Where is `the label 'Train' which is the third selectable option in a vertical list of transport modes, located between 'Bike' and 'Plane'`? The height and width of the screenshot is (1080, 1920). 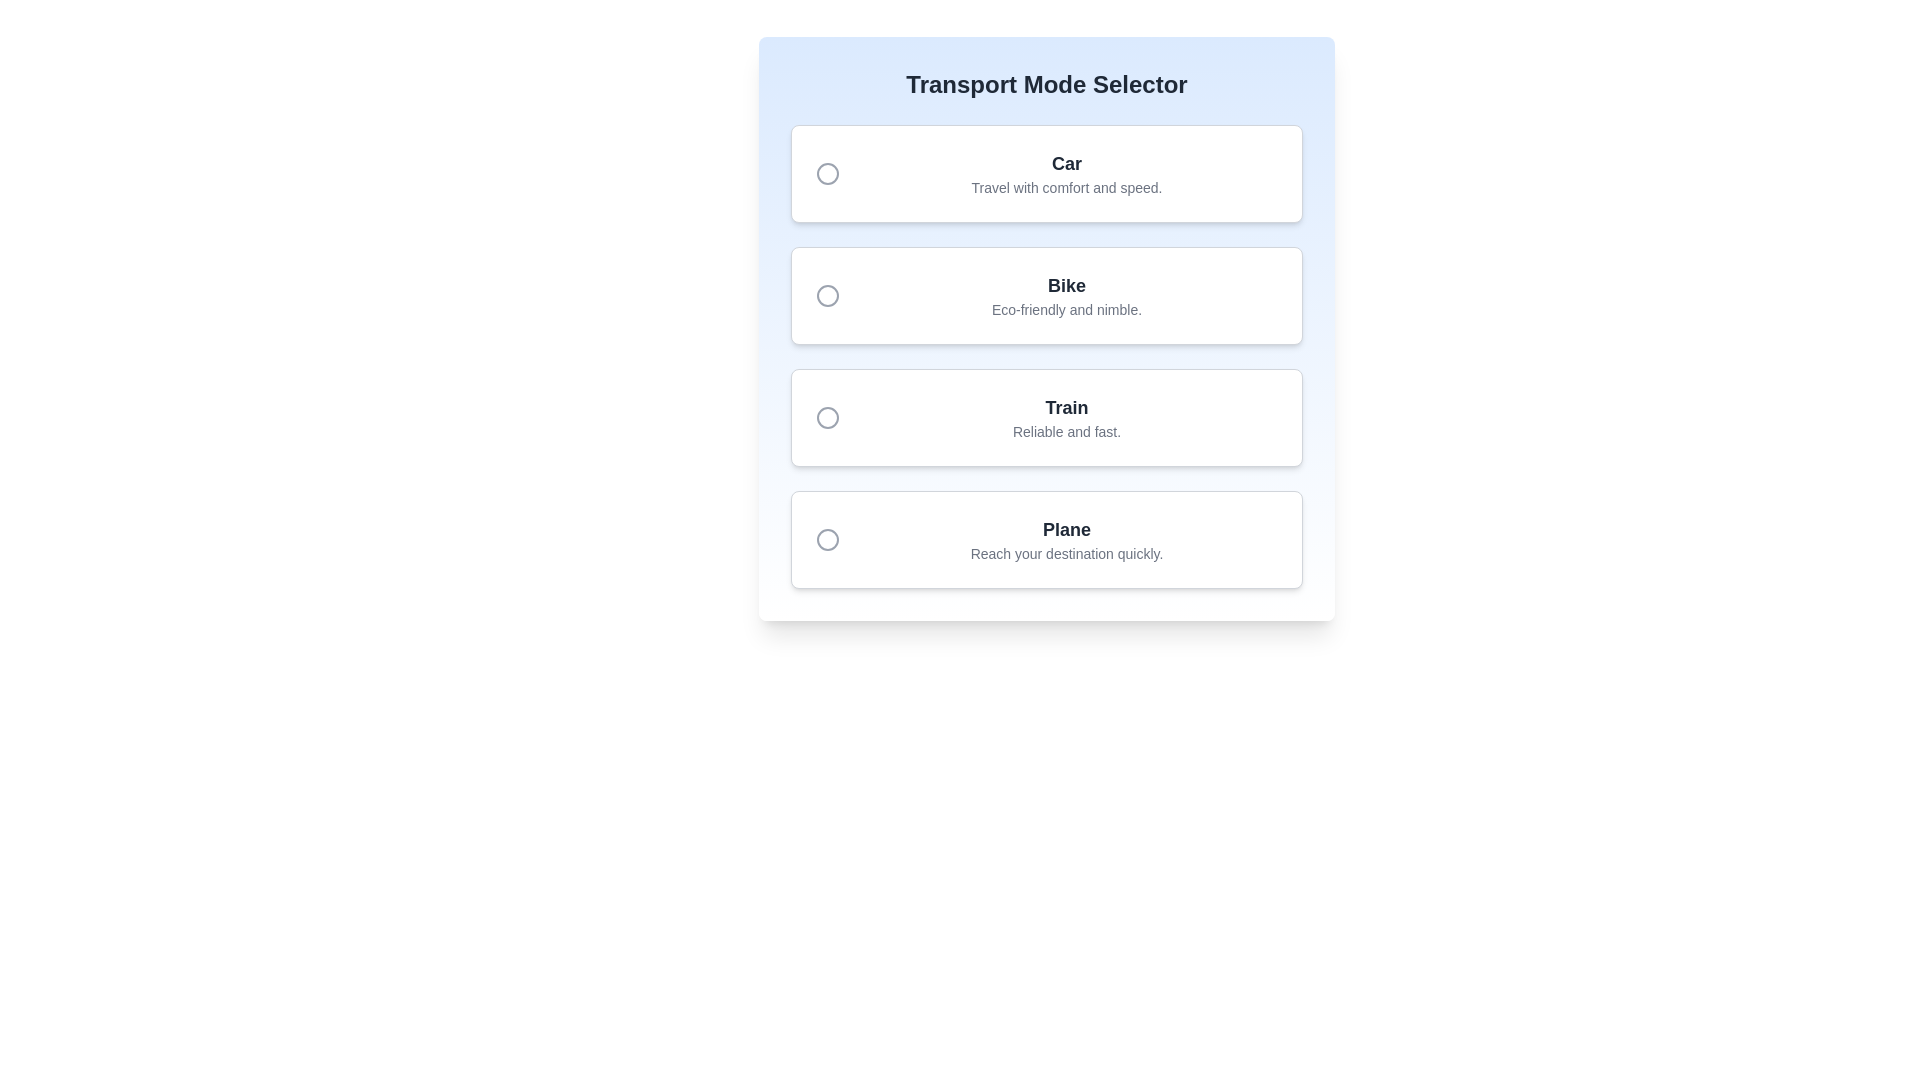 the label 'Train' which is the third selectable option in a vertical list of transport modes, located between 'Bike' and 'Plane' is located at coordinates (1065, 416).